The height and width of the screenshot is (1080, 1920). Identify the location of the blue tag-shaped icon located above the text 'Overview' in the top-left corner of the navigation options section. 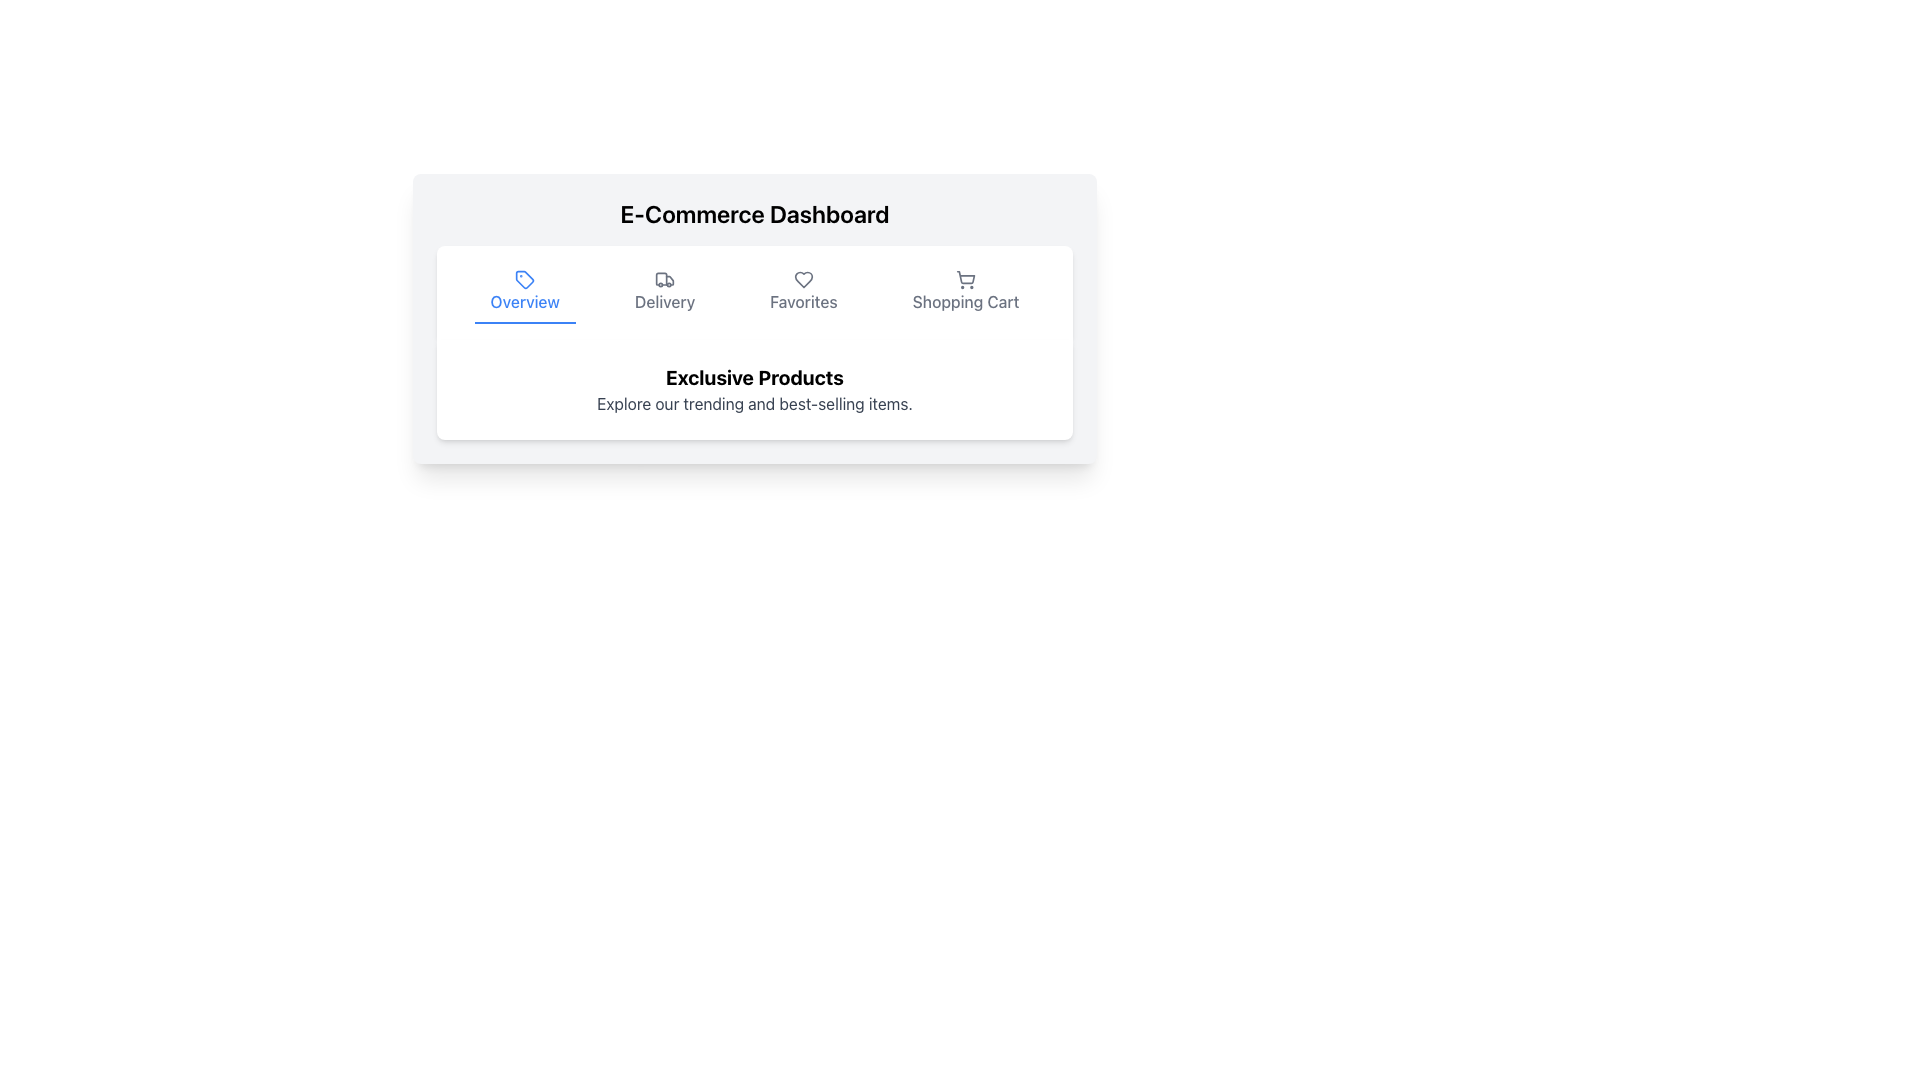
(525, 280).